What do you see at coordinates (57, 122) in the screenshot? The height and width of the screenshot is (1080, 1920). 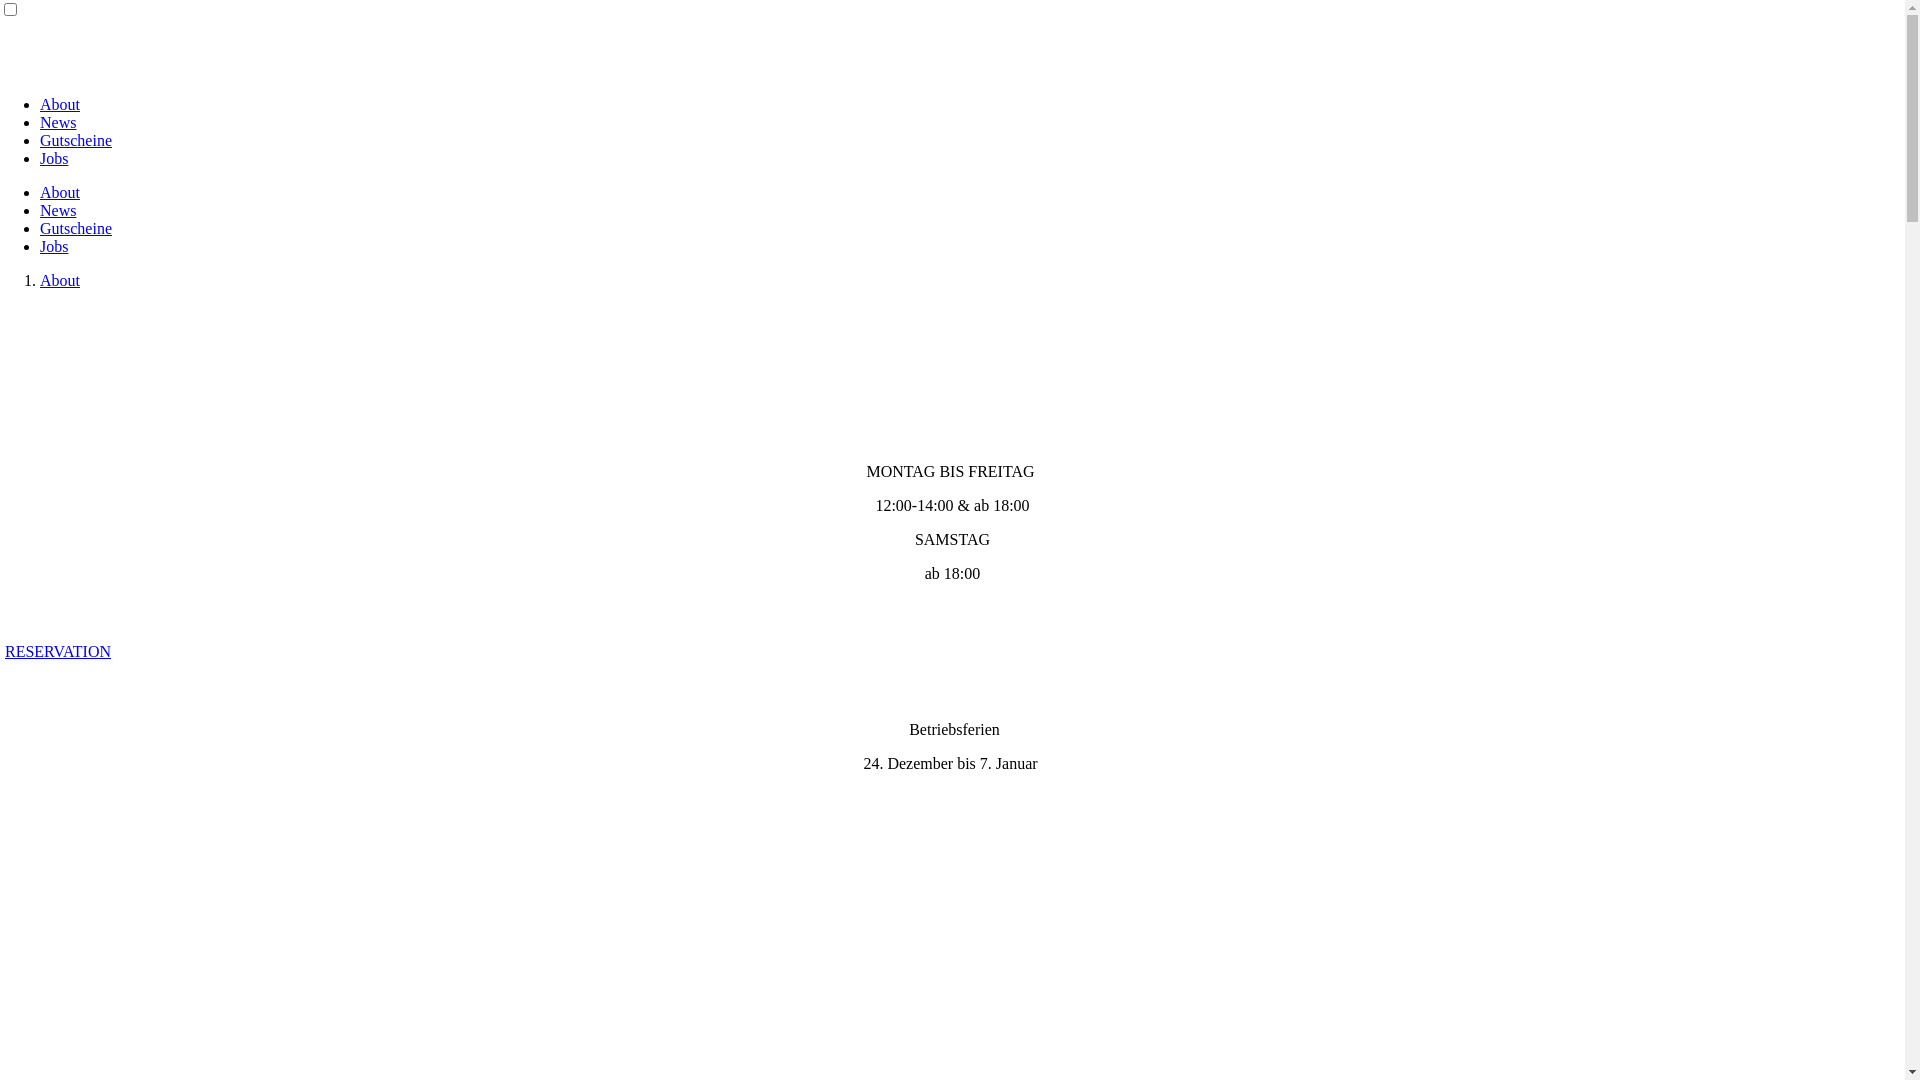 I see `'News'` at bounding box center [57, 122].